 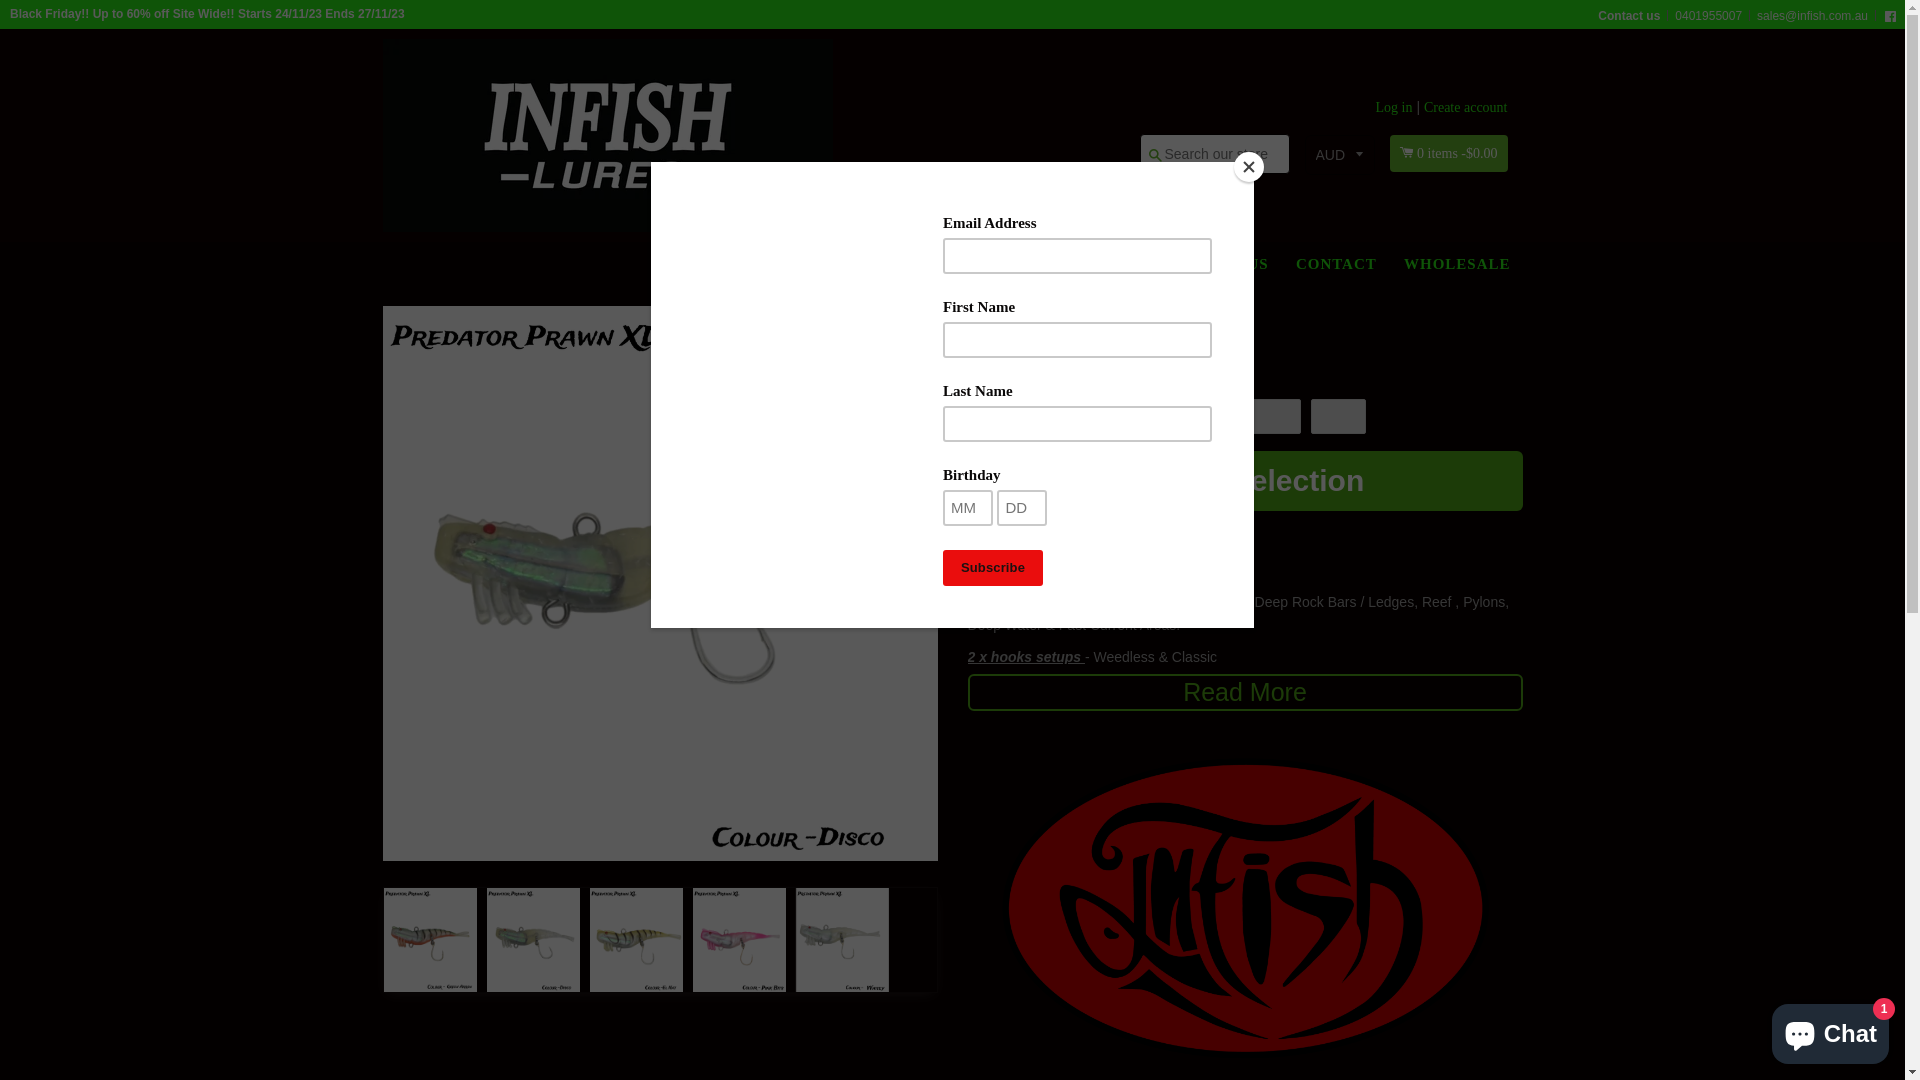 What do you see at coordinates (1125, 262) in the screenshot?
I see `'SHOP'` at bounding box center [1125, 262].